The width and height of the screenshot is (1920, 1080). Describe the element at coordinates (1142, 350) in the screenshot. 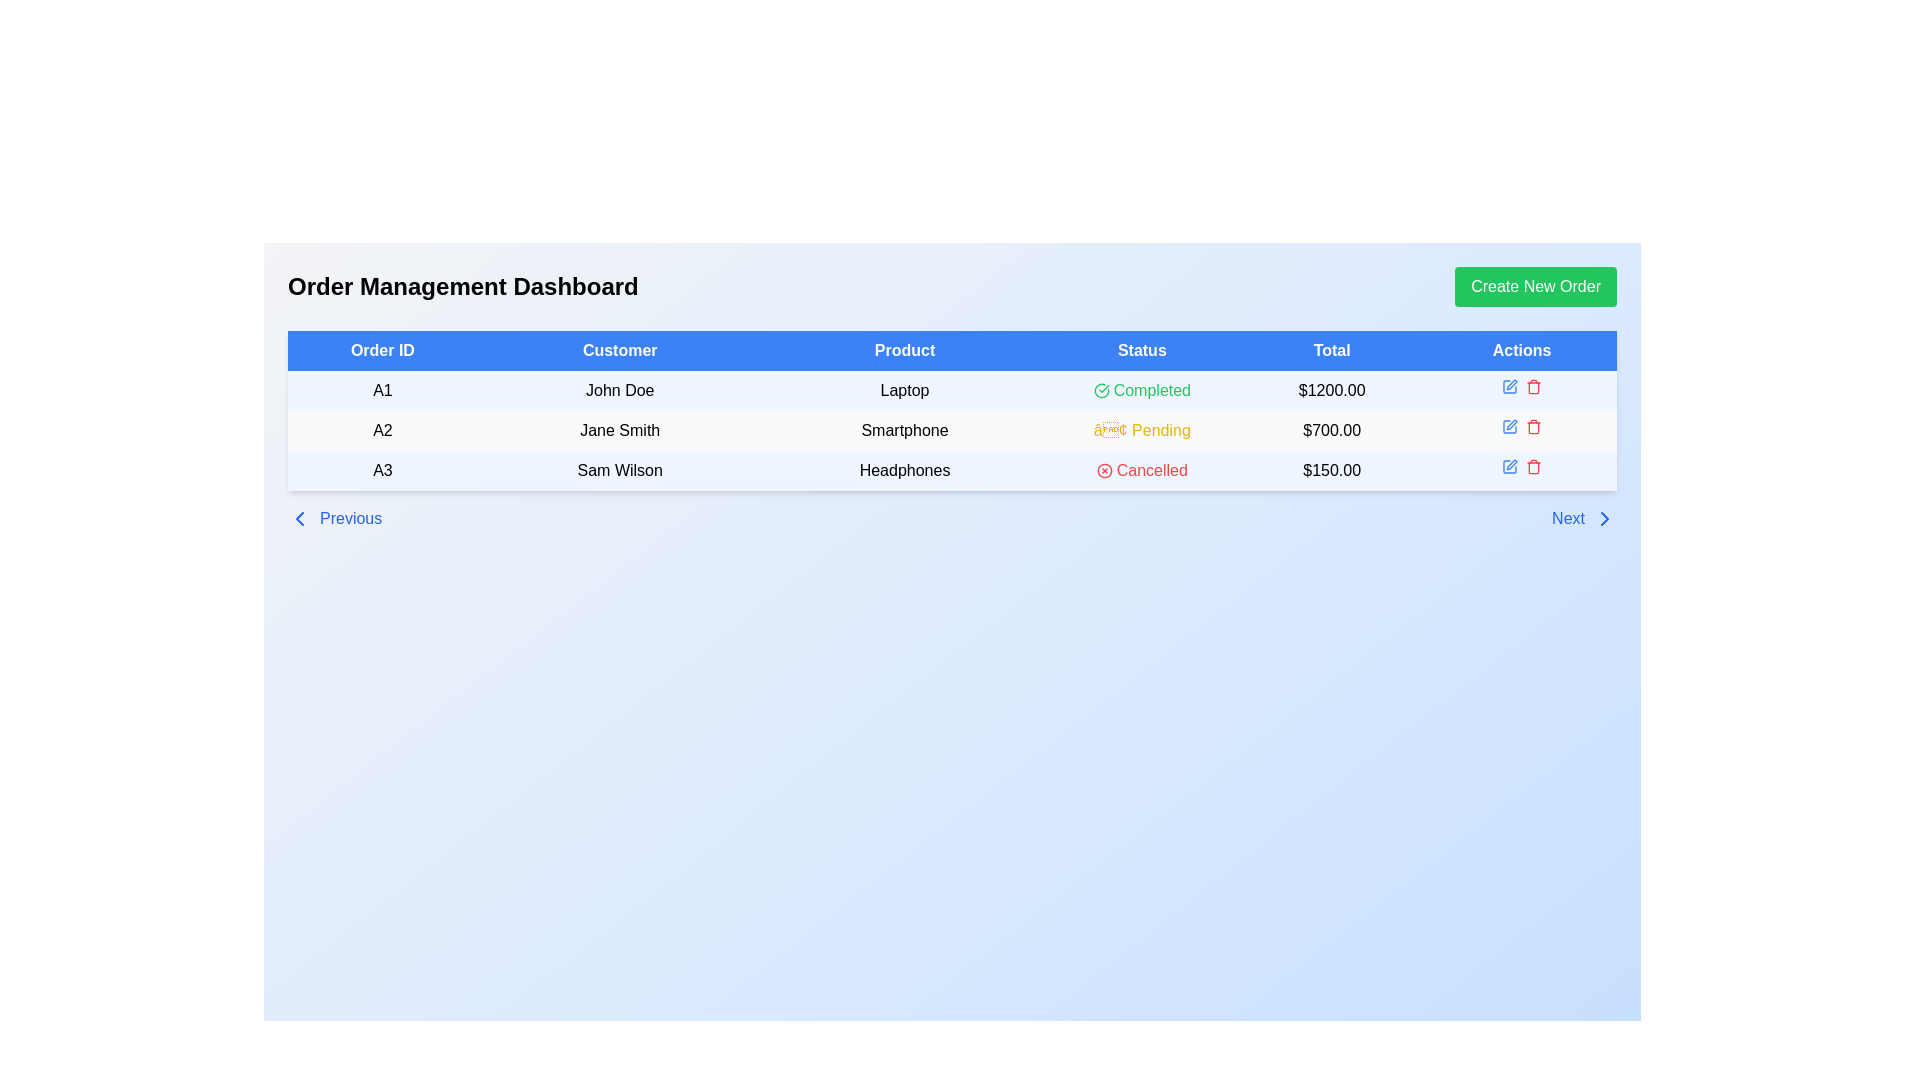

I see `the 'Status' text label in the table header, which is bold, white, and centered within a blue header, positioned between 'Product' and 'Total'` at that location.